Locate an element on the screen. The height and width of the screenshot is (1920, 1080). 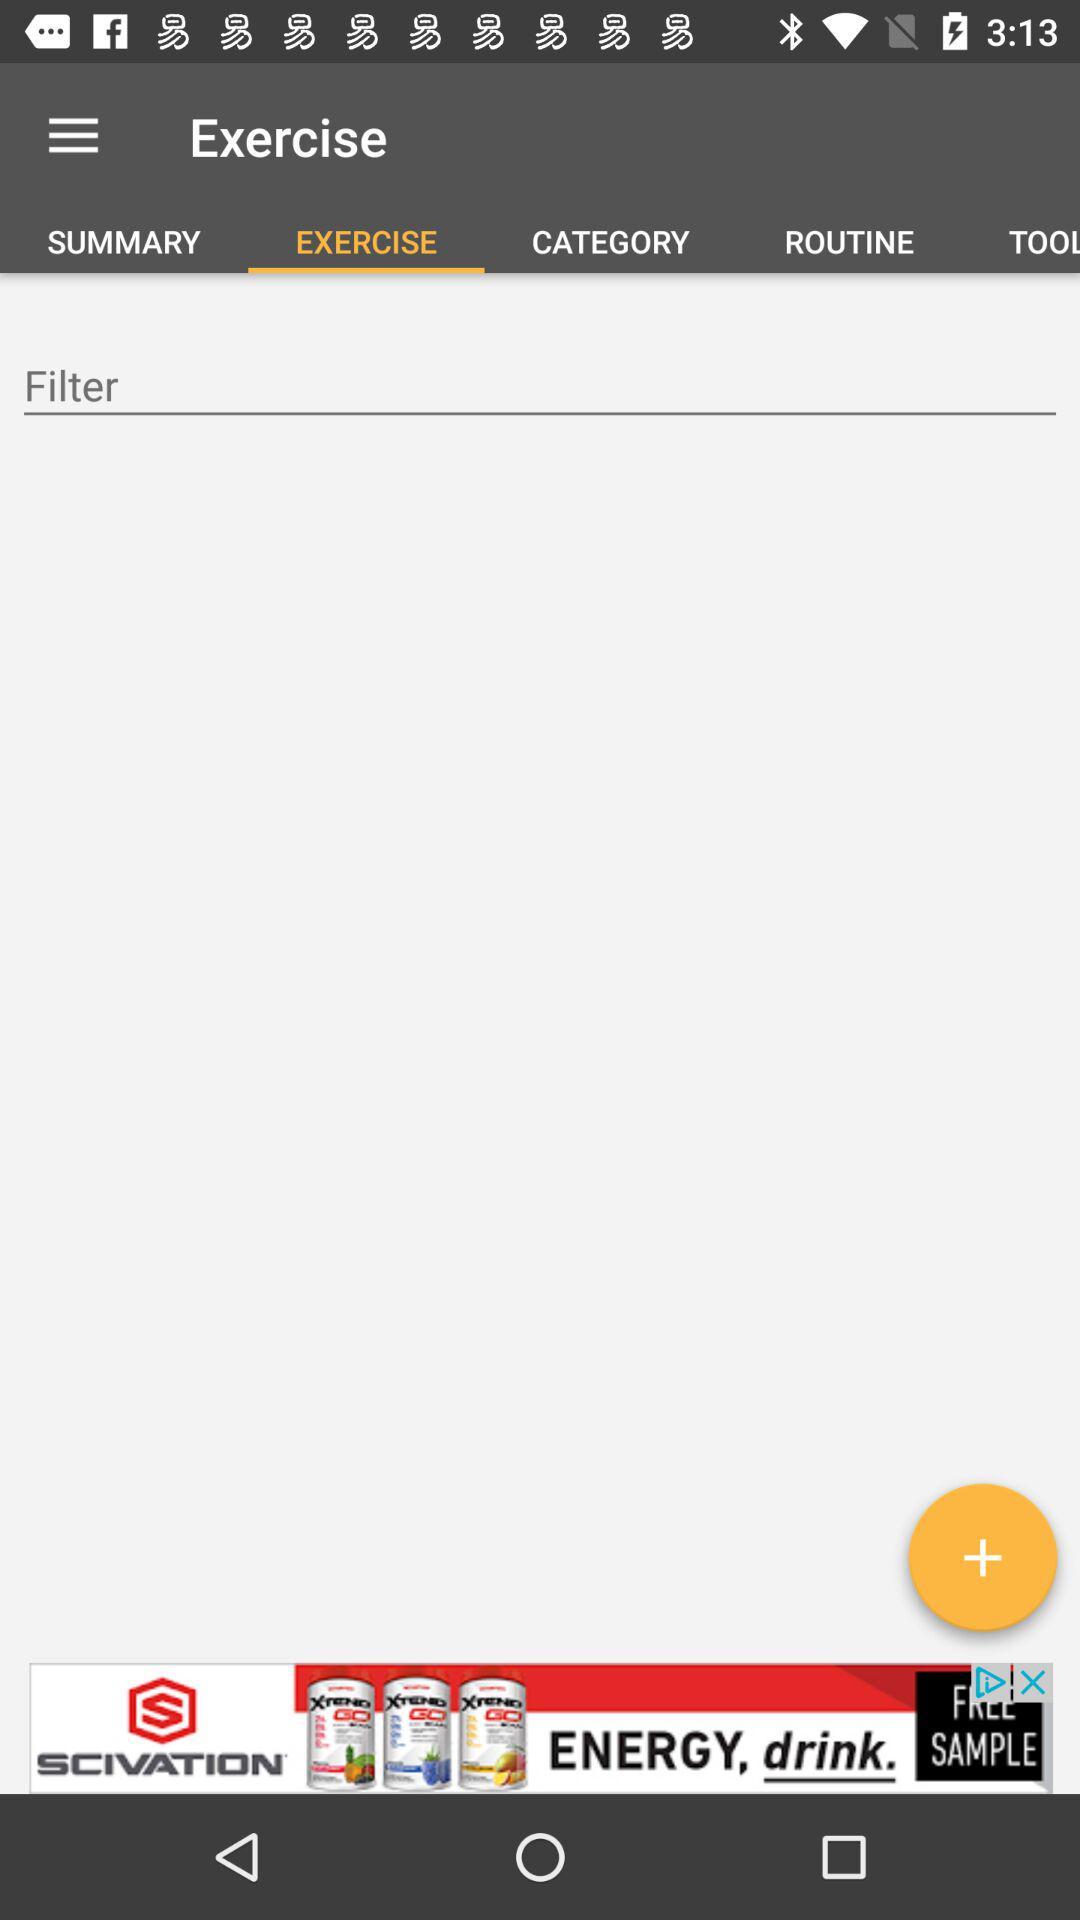
data is located at coordinates (540, 388).